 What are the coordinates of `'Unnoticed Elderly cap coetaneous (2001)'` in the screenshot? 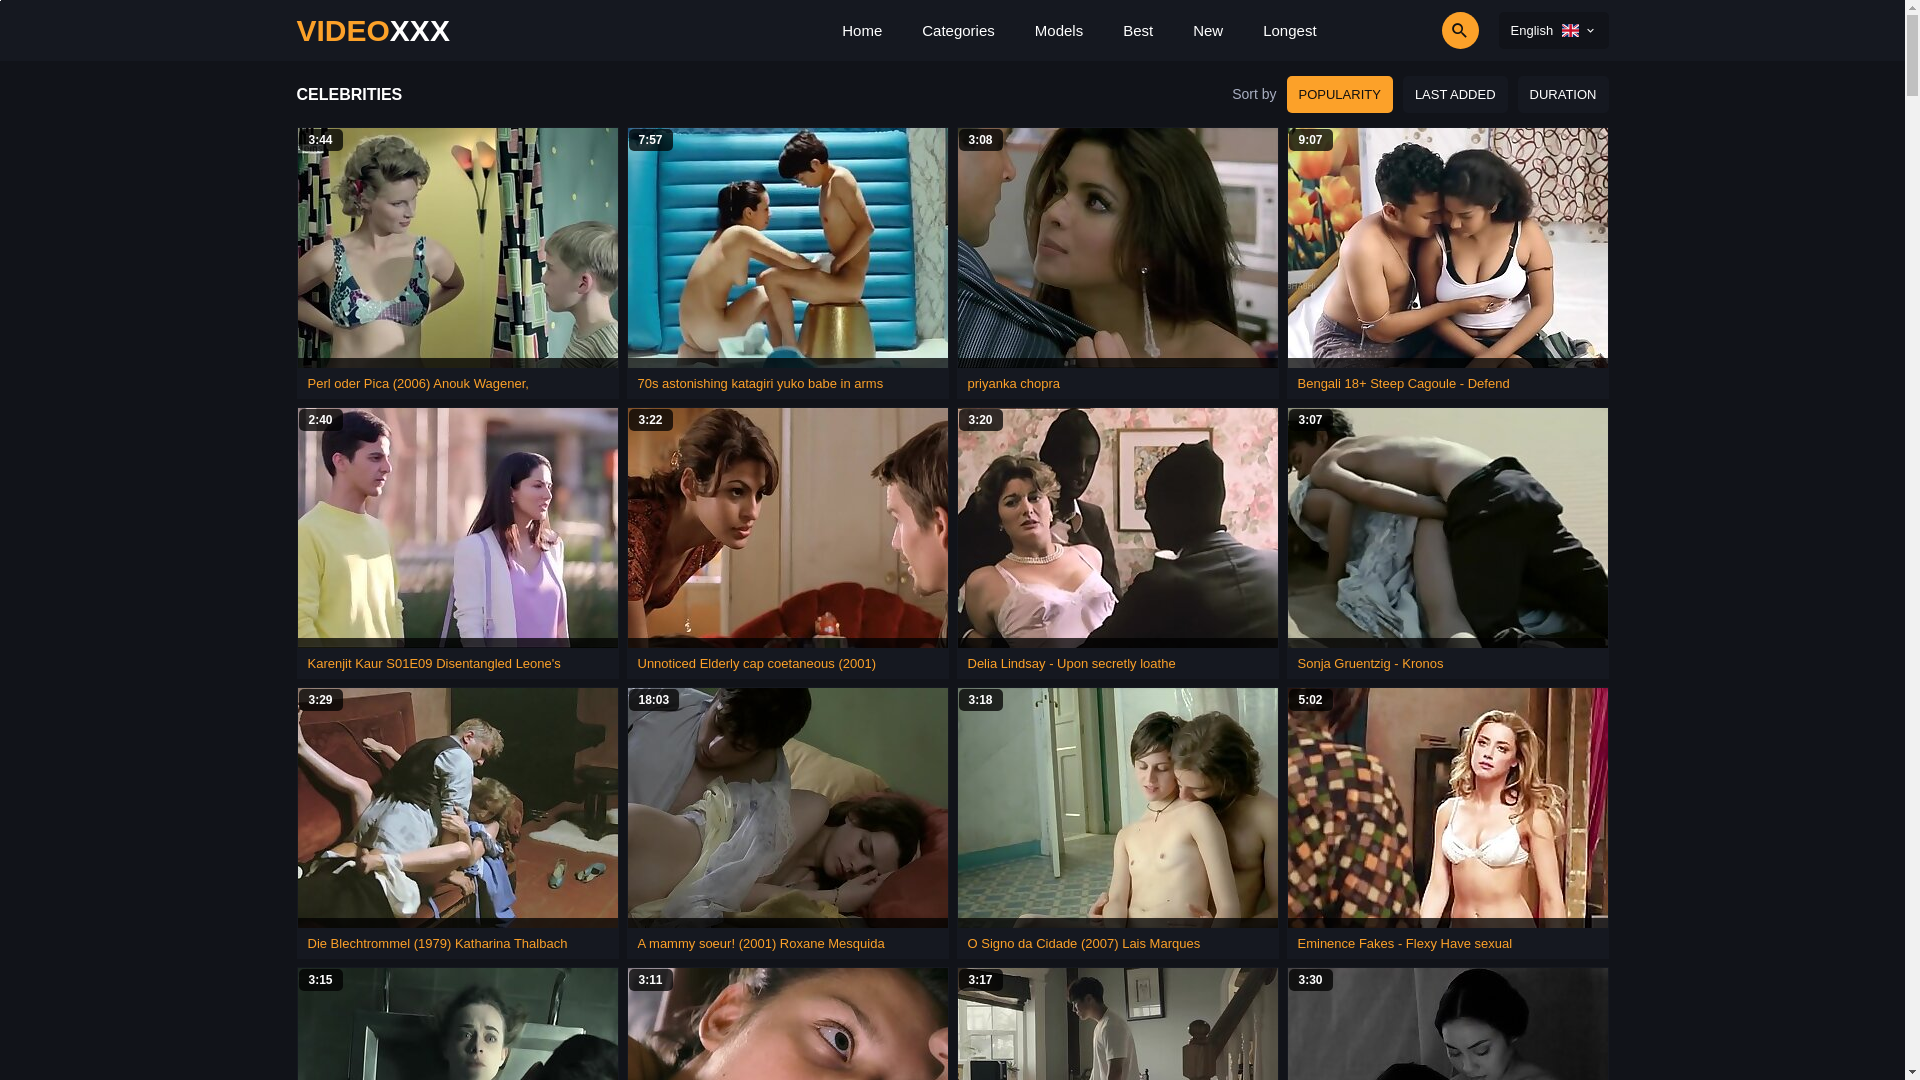 It's located at (756, 663).